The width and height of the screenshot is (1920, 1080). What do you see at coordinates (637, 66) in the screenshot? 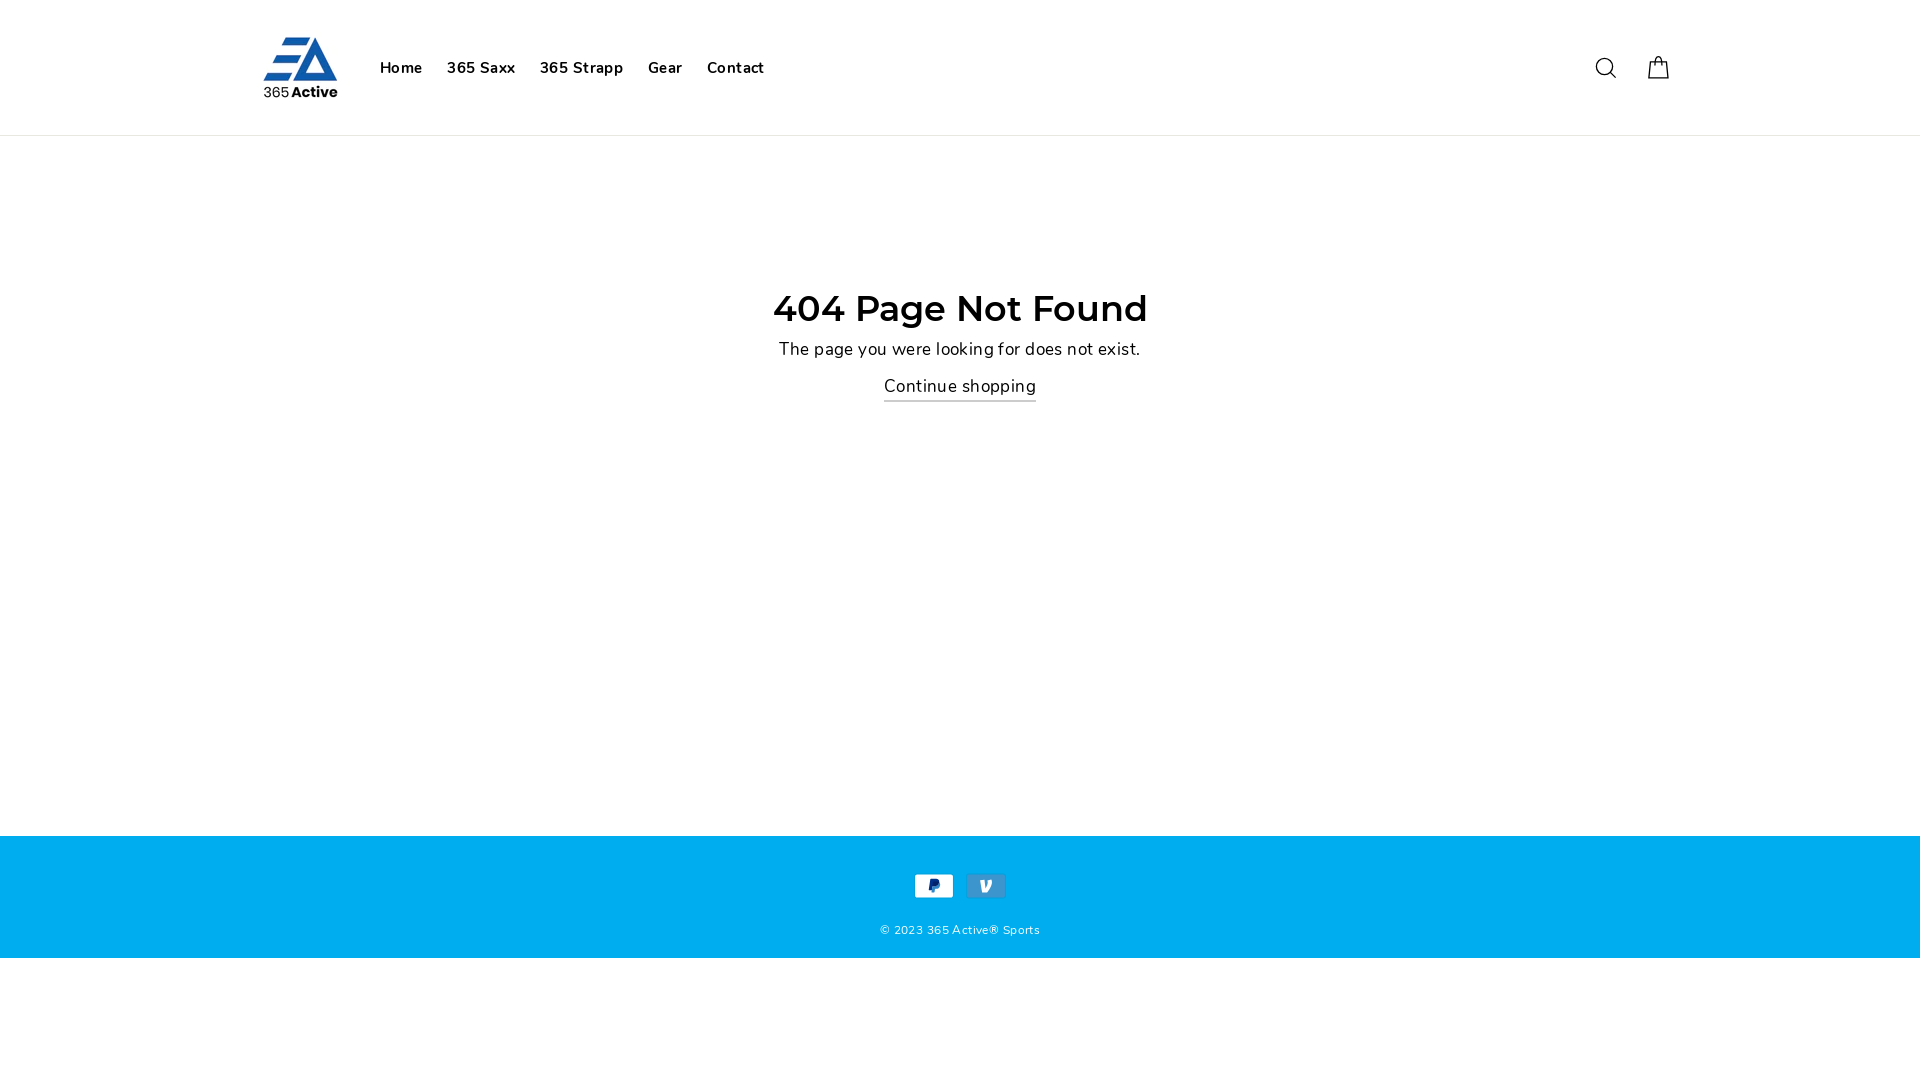
I see `'Gear'` at bounding box center [637, 66].